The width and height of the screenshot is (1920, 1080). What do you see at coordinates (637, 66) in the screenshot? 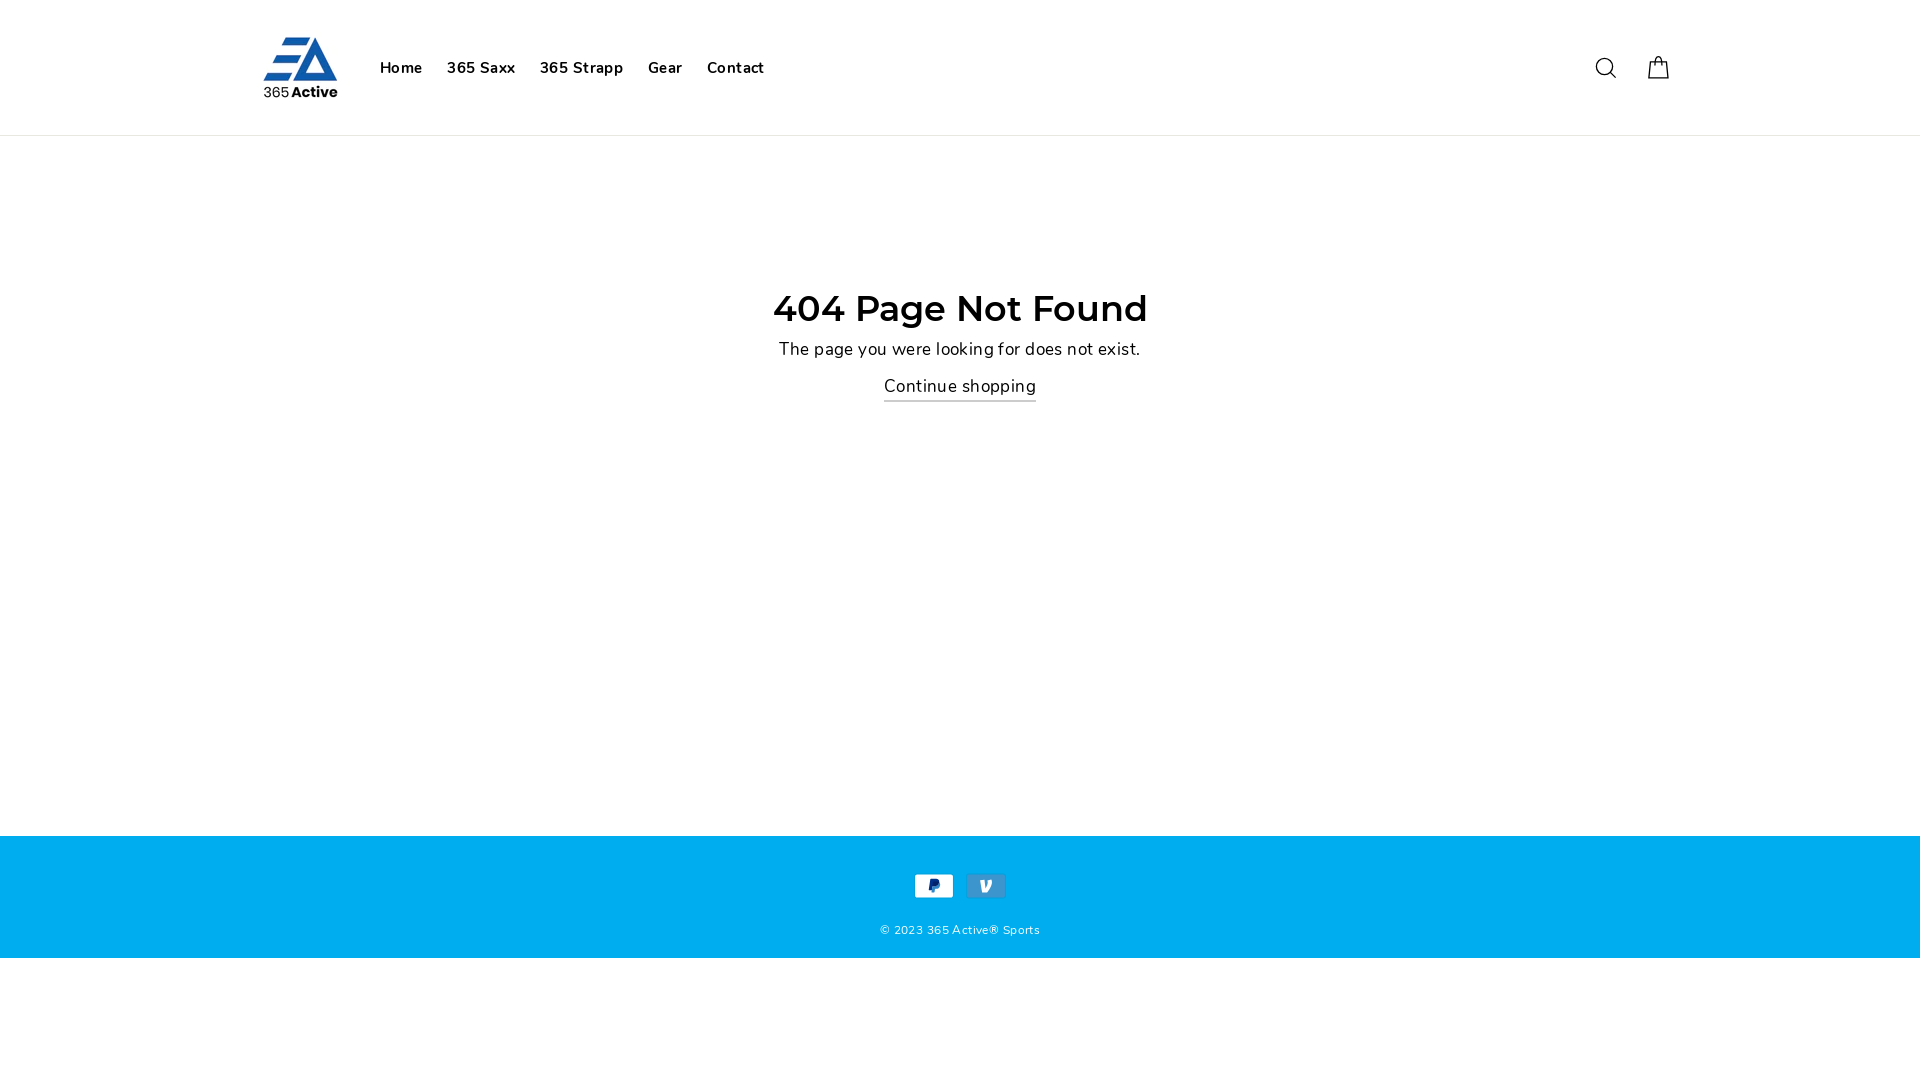
I see `'Gear'` at bounding box center [637, 66].